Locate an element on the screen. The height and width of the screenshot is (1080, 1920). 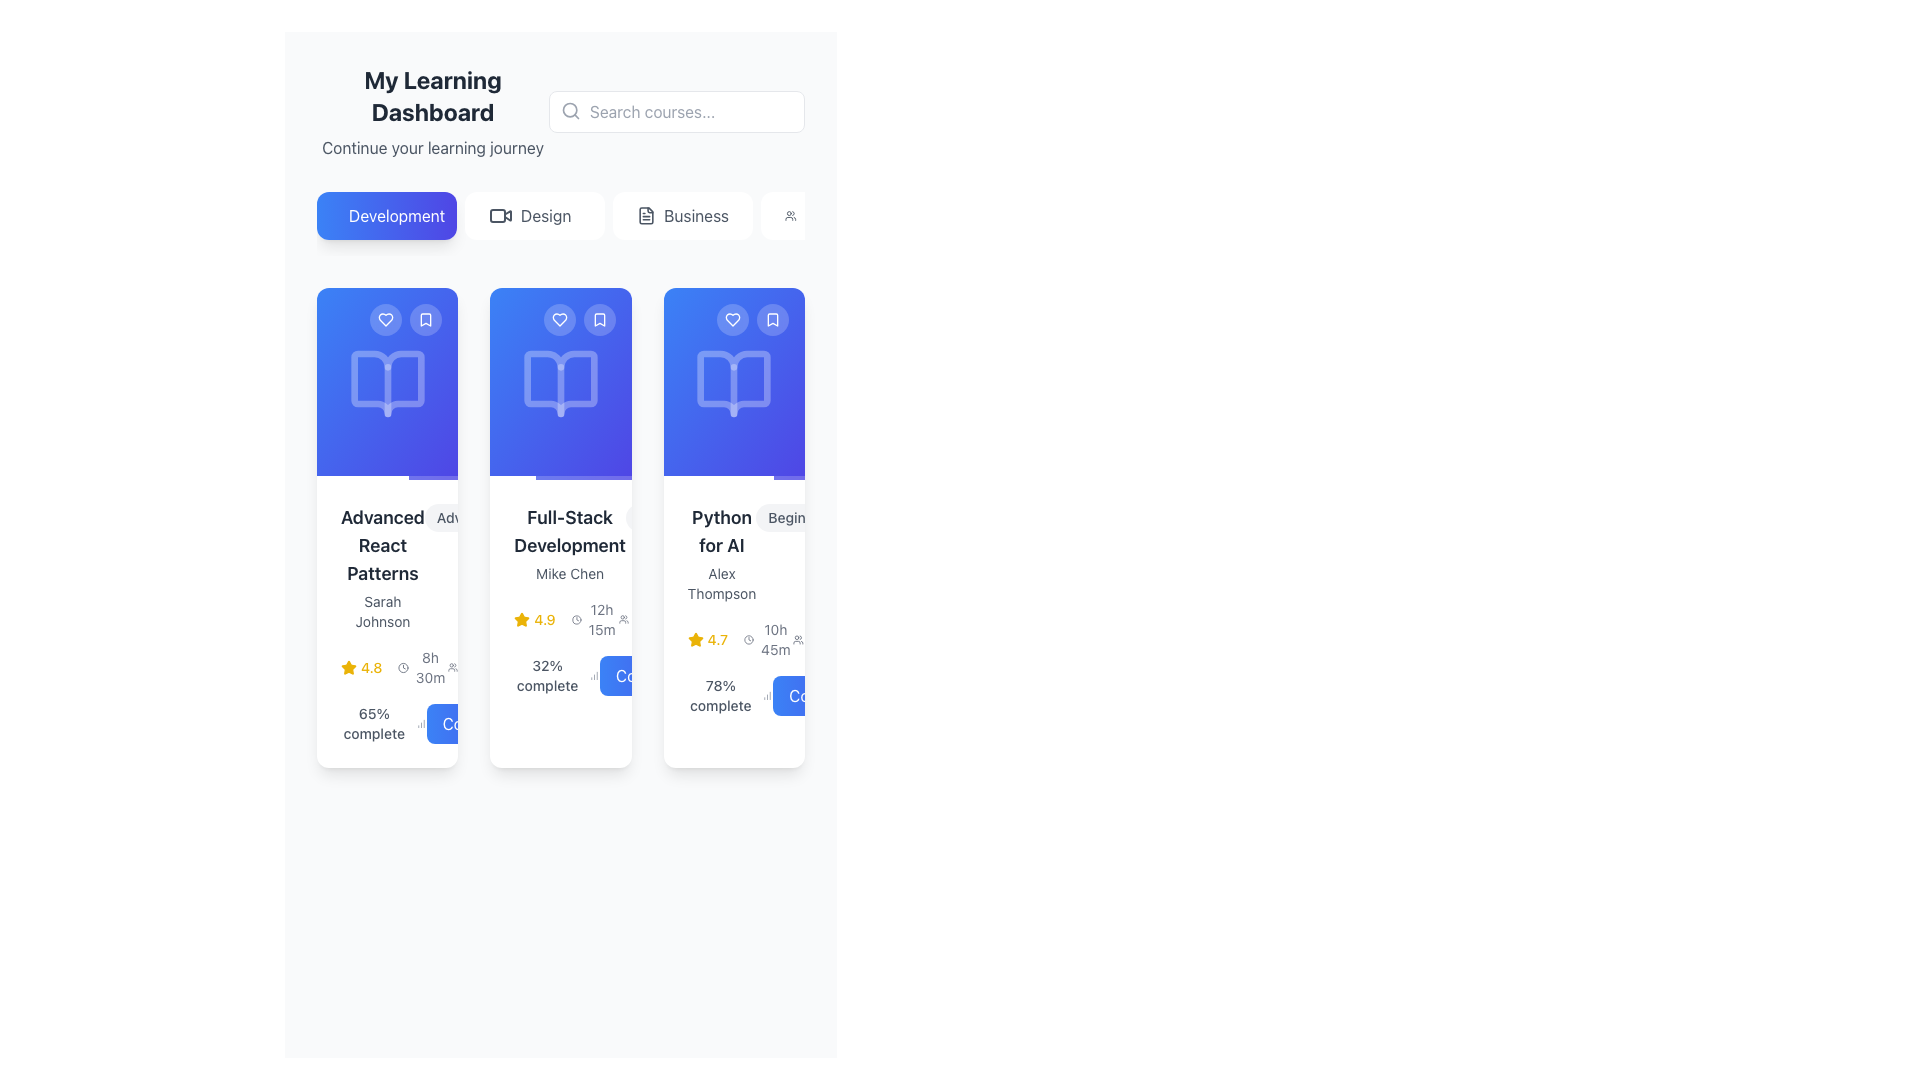
the round button with a semi-transparent white background and a heart icon in the center, located in the top-right corner of the 'Advanced React Patterns' card, to favorite the item is located at coordinates (386, 319).